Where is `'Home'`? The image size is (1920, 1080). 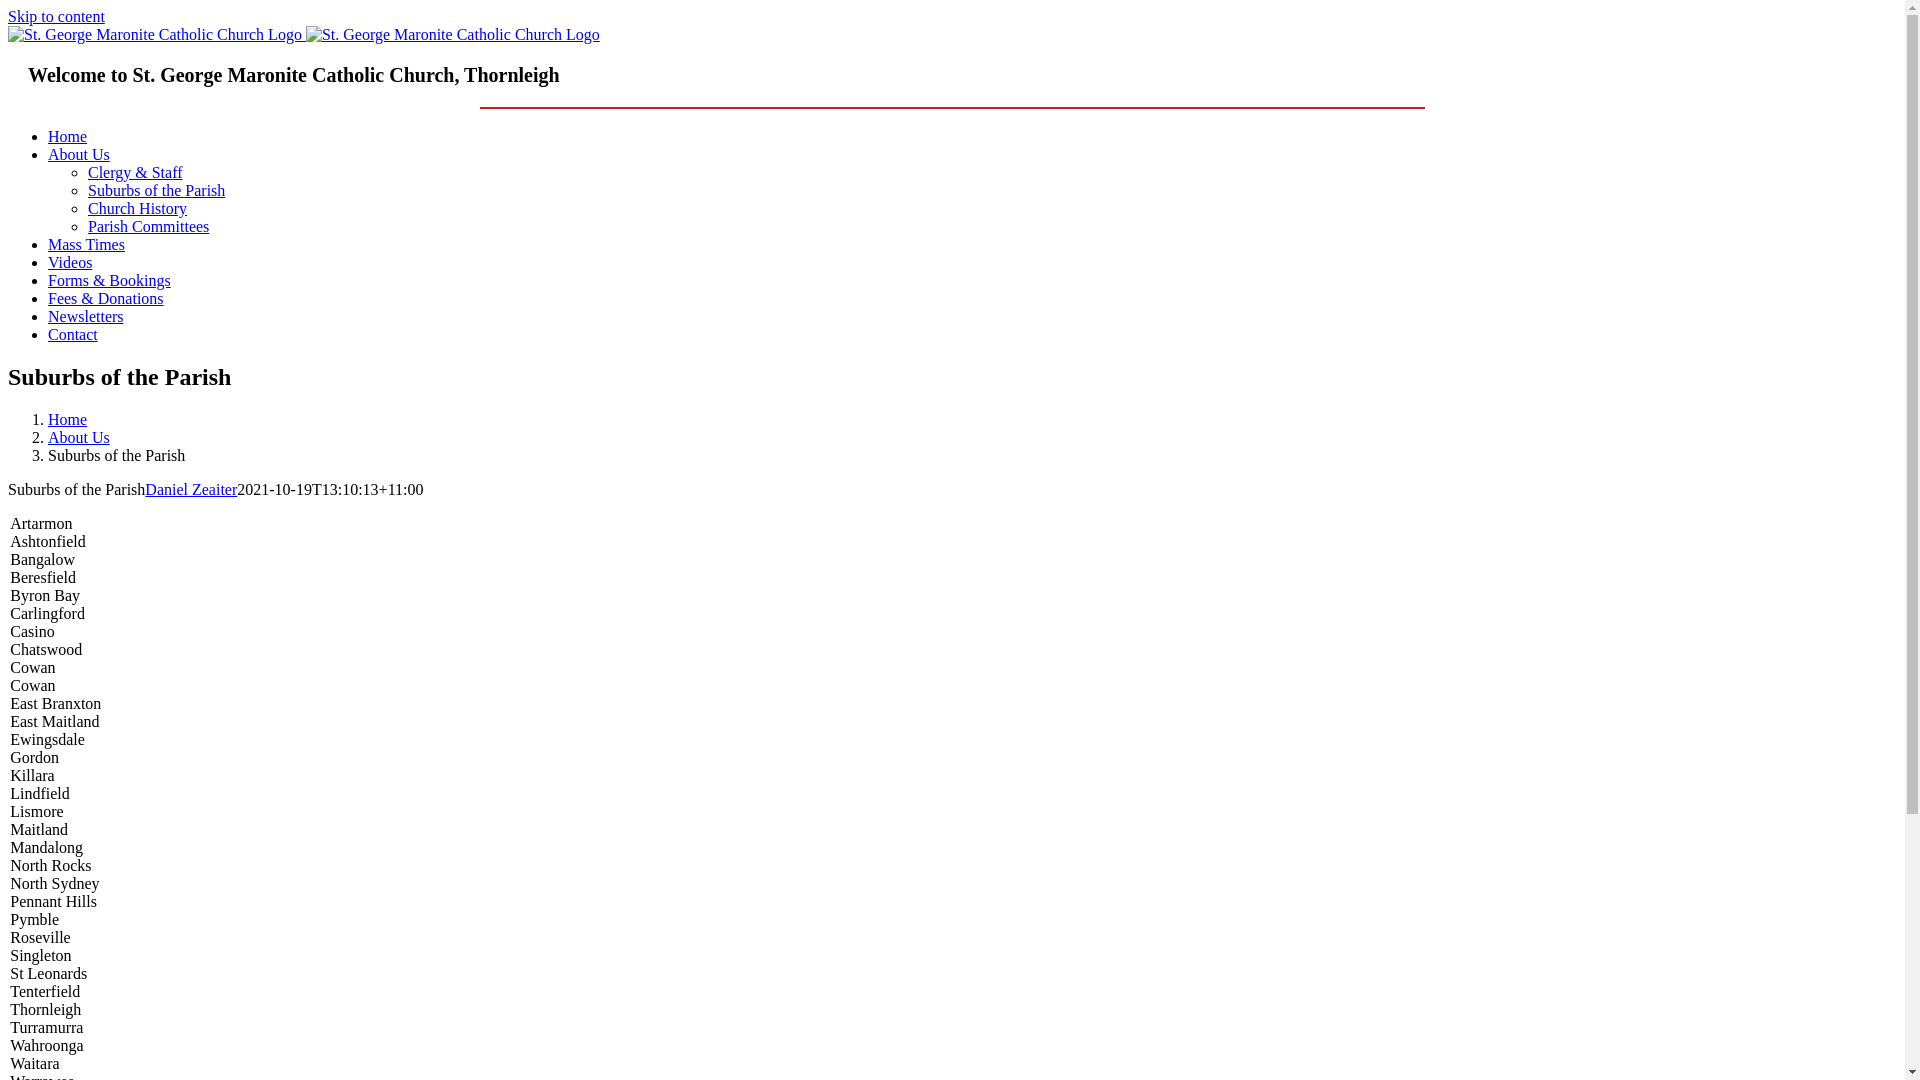
'Home' is located at coordinates (67, 135).